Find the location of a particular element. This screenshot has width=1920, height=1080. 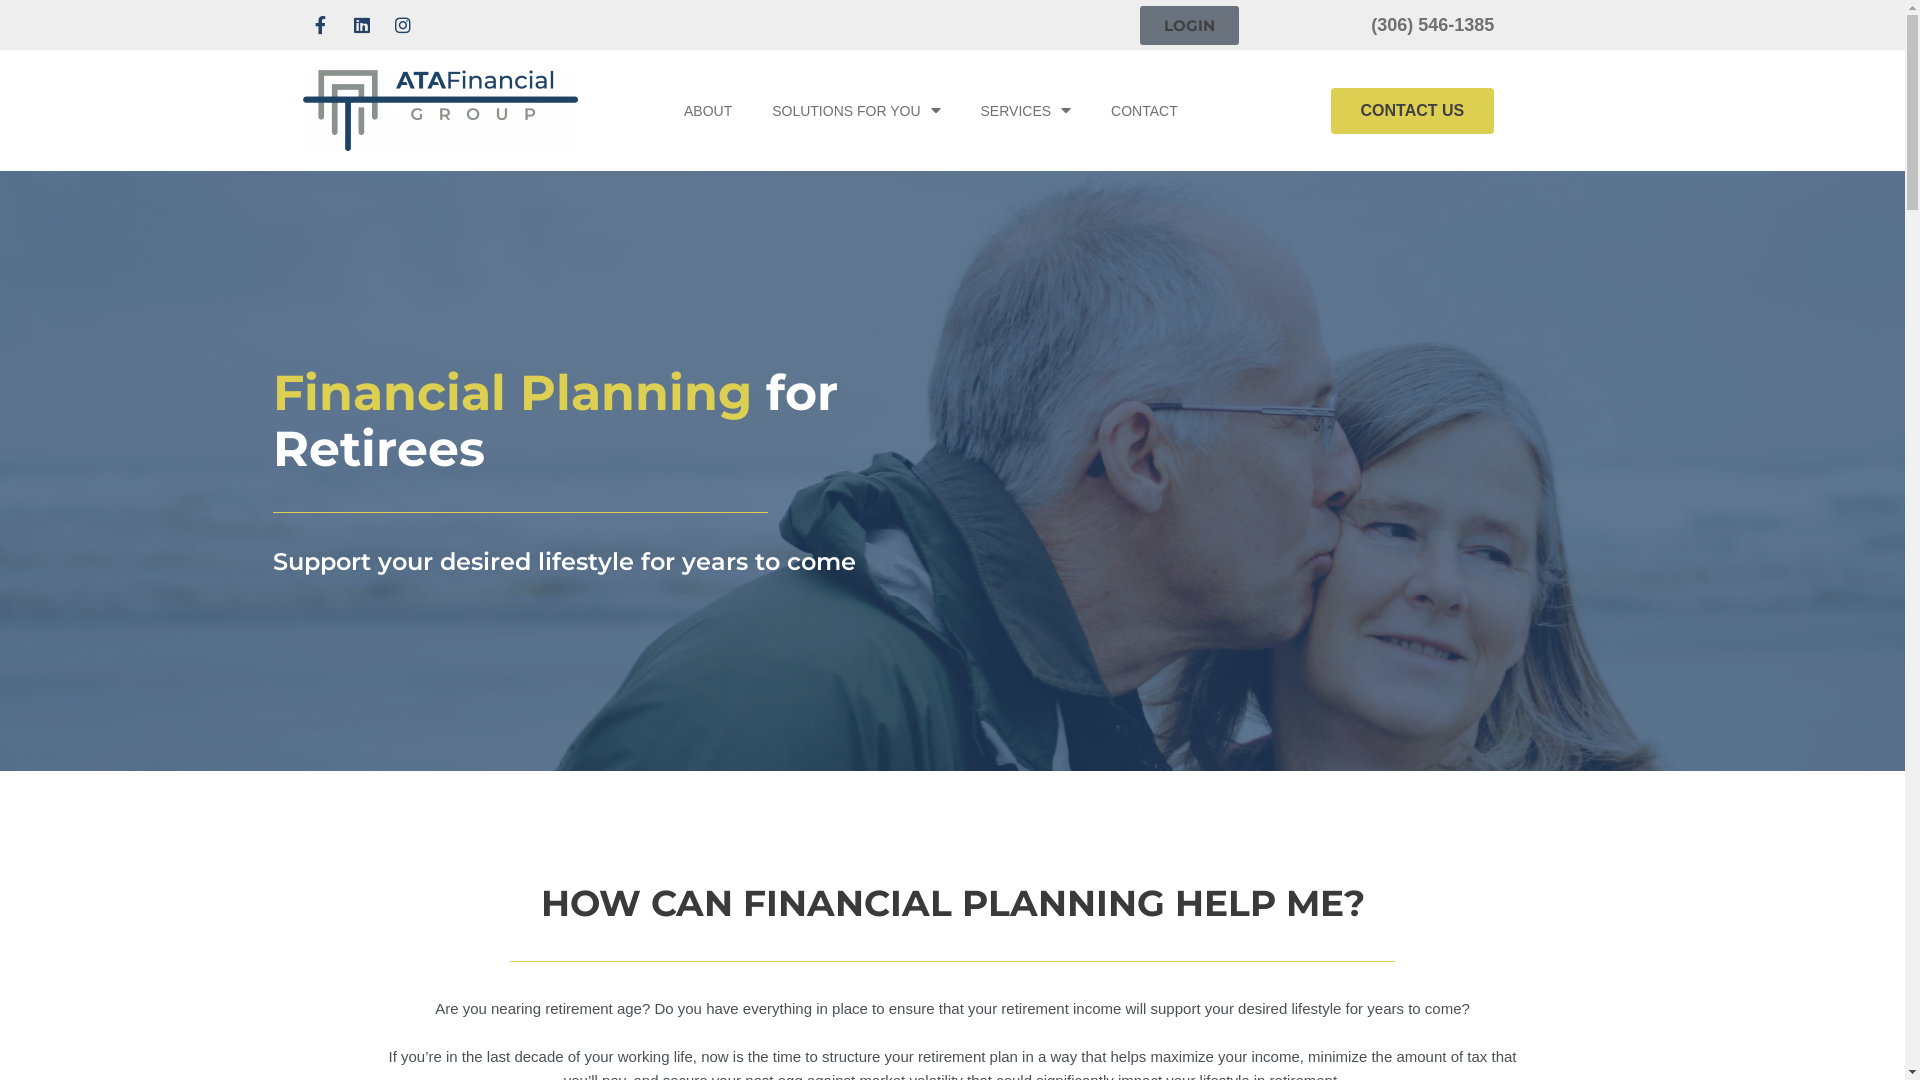

'Facebook-f' is located at coordinates (301, 24).